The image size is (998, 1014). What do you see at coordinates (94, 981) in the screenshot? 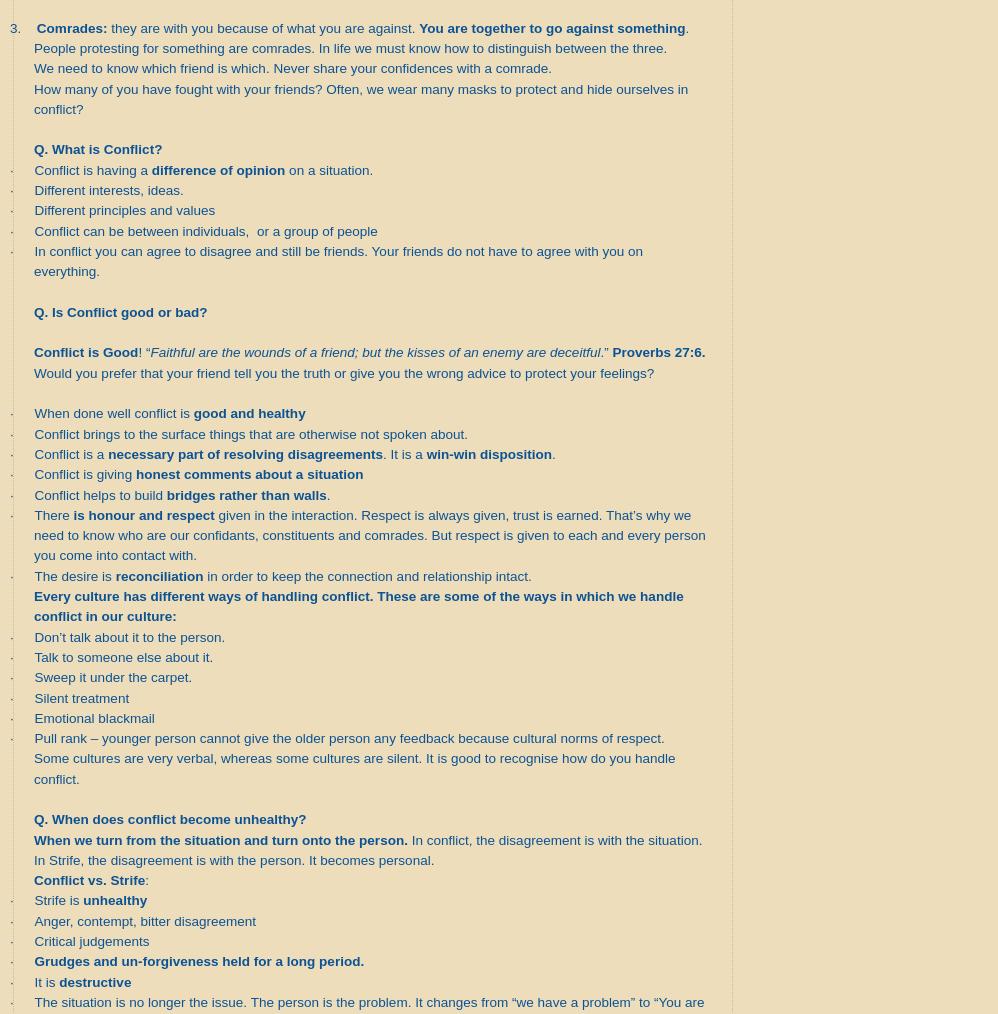
I see `'destructive'` at bounding box center [94, 981].